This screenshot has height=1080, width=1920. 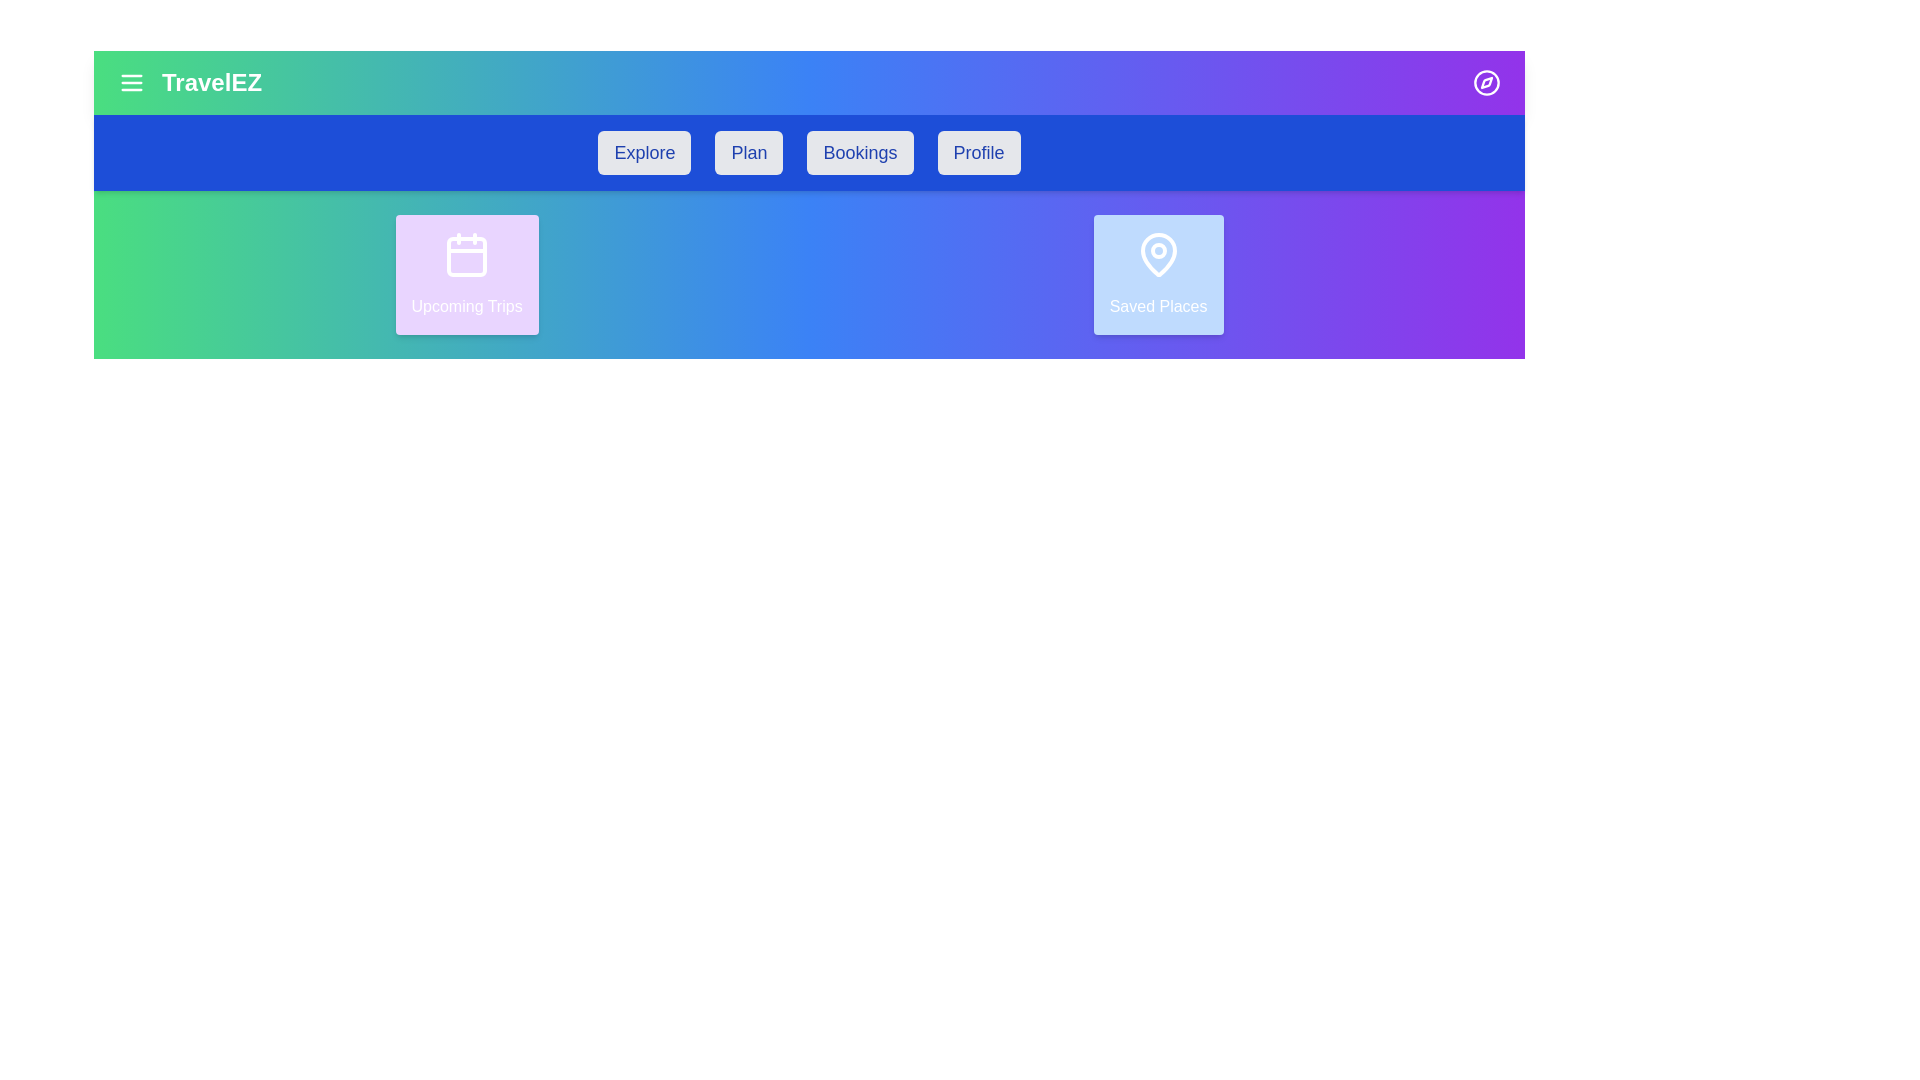 I want to click on the menu item labeled Plan to navigate to the corresponding section, so click(x=748, y=152).